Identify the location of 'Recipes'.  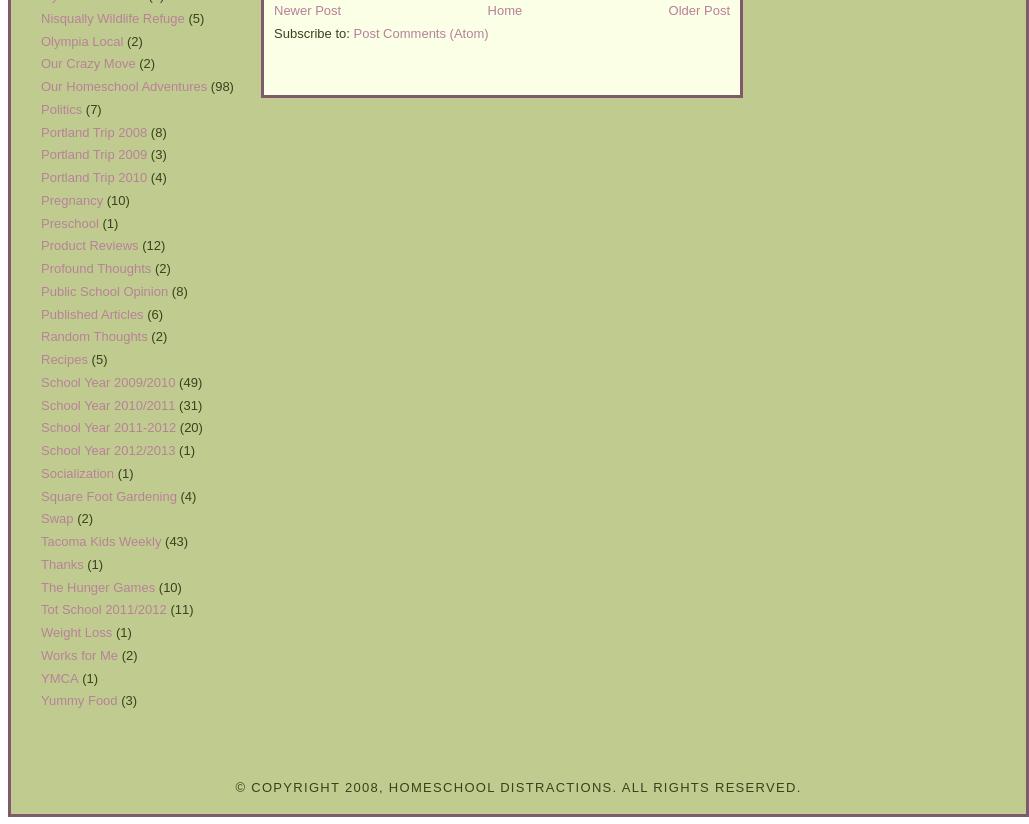
(64, 358).